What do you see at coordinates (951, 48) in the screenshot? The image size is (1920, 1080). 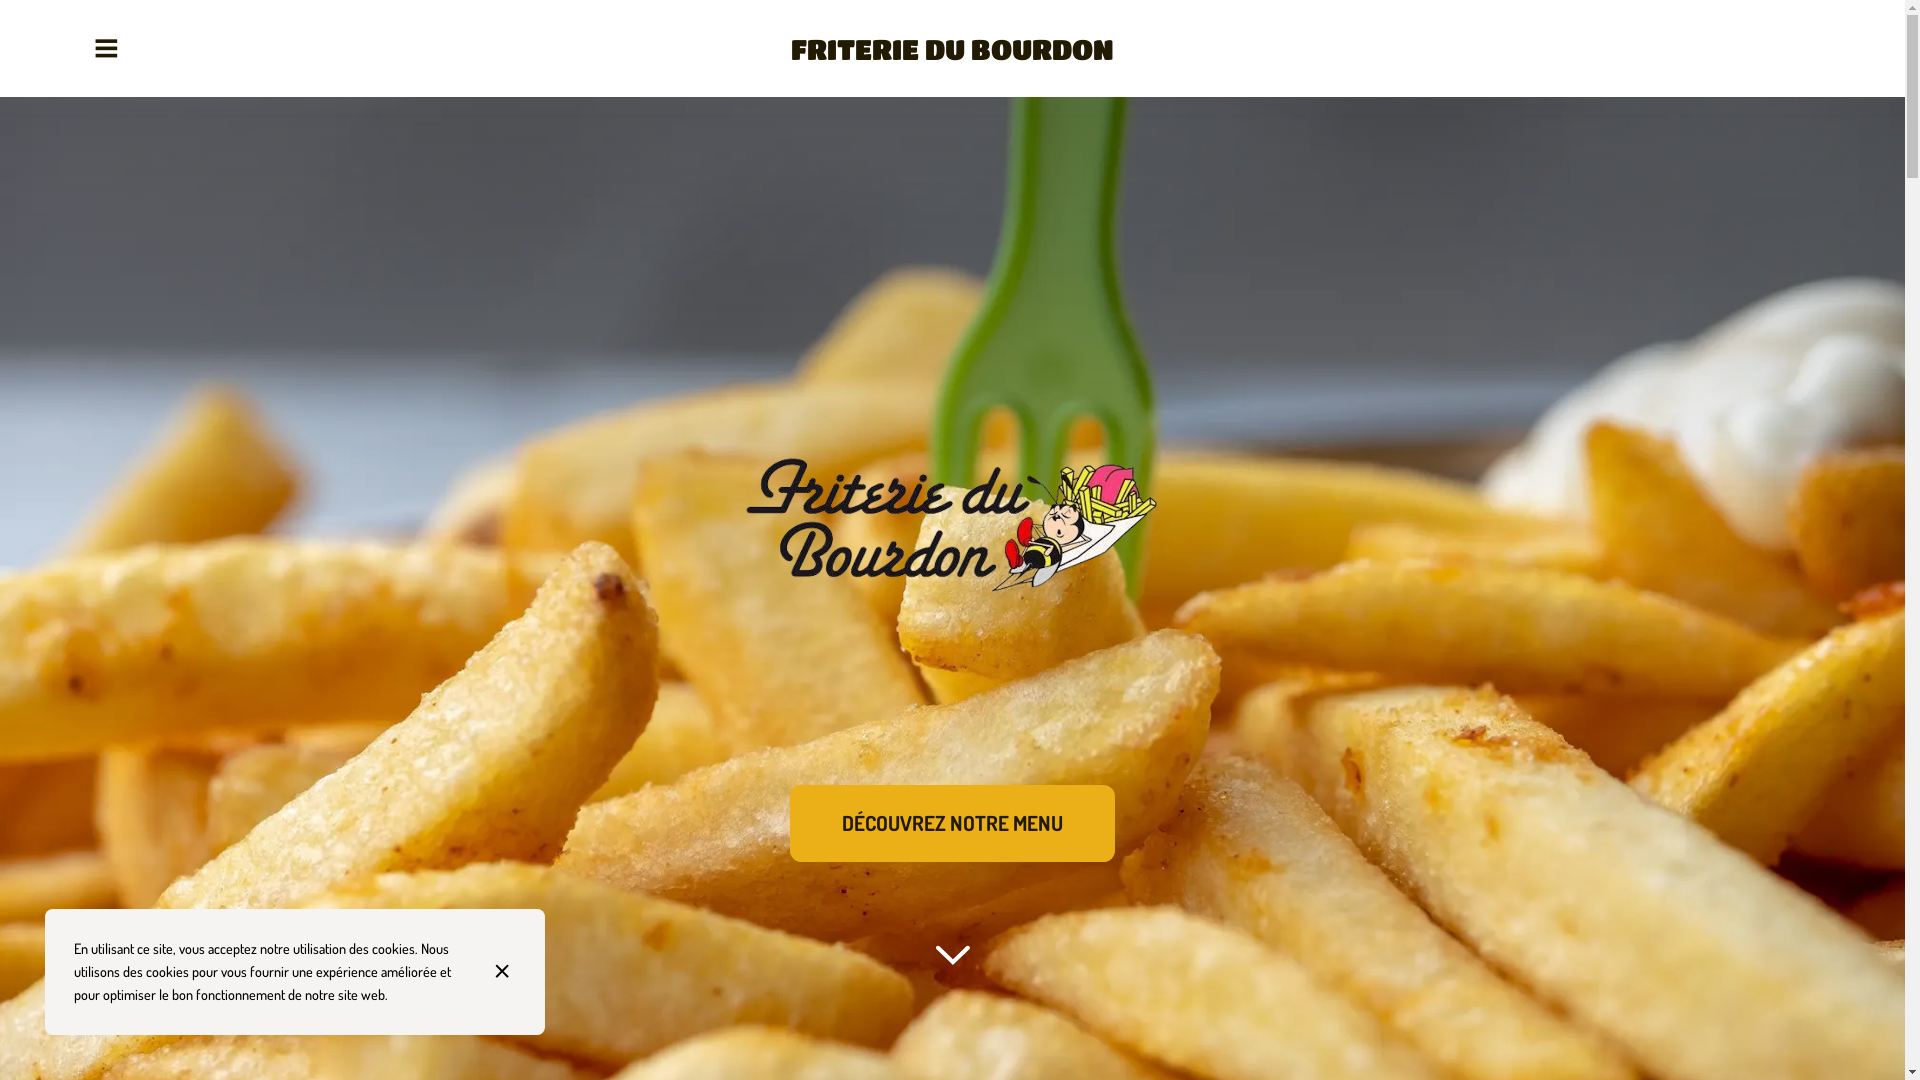 I see `'FRITERIE DU BOURDON` at bounding box center [951, 48].